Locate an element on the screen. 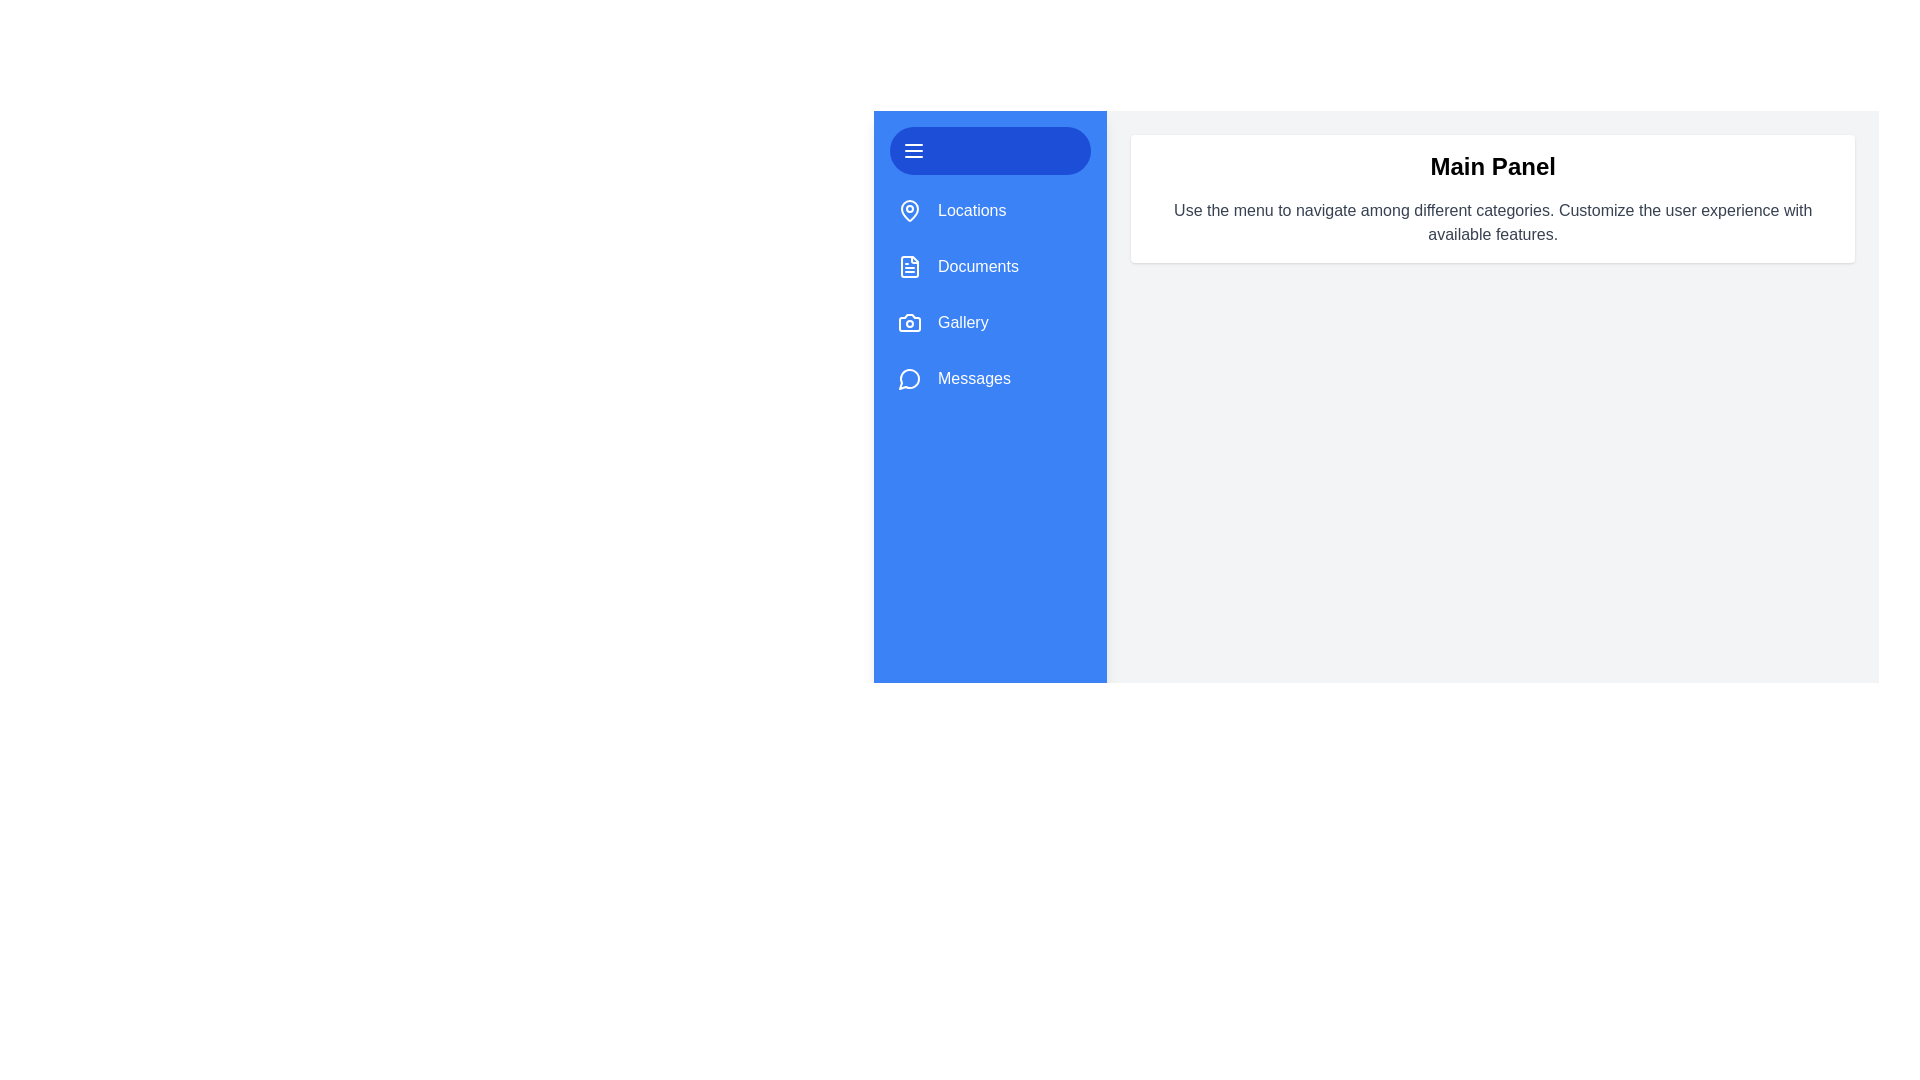 This screenshot has width=1920, height=1080. the category item Gallery to visually interact with it is located at coordinates (939, 322).